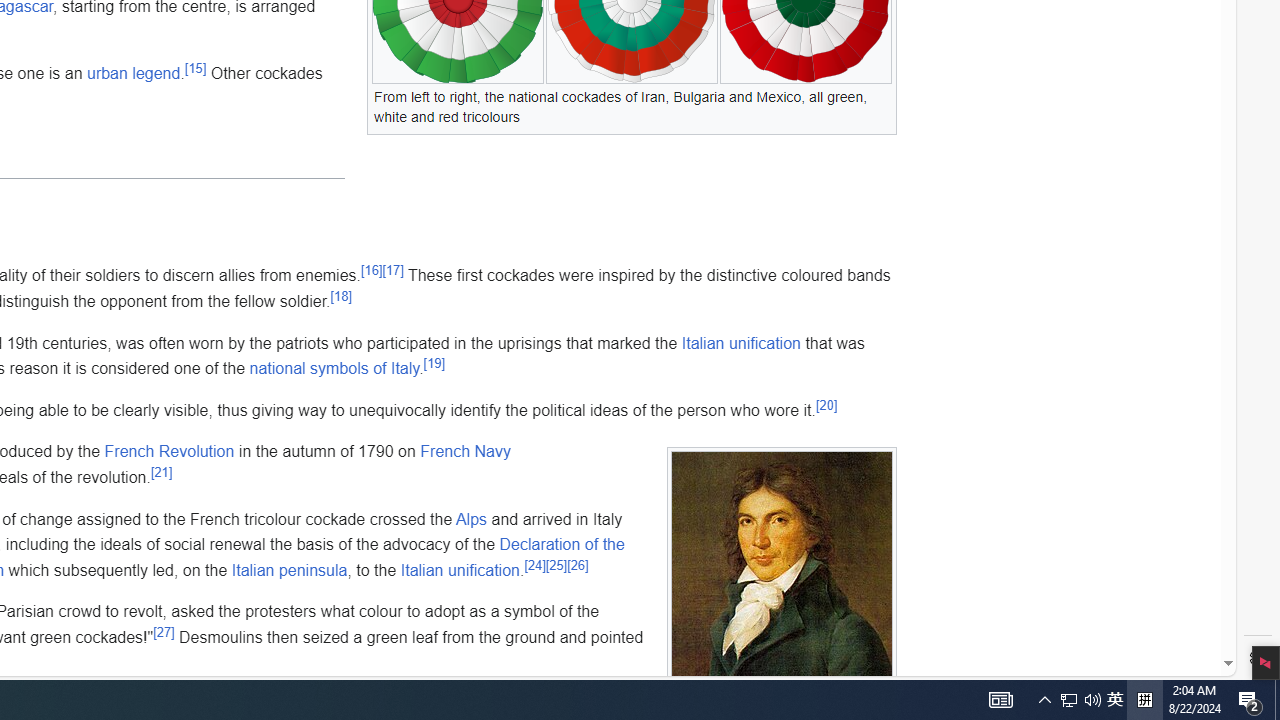  I want to click on '[20]', so click(826, 405).